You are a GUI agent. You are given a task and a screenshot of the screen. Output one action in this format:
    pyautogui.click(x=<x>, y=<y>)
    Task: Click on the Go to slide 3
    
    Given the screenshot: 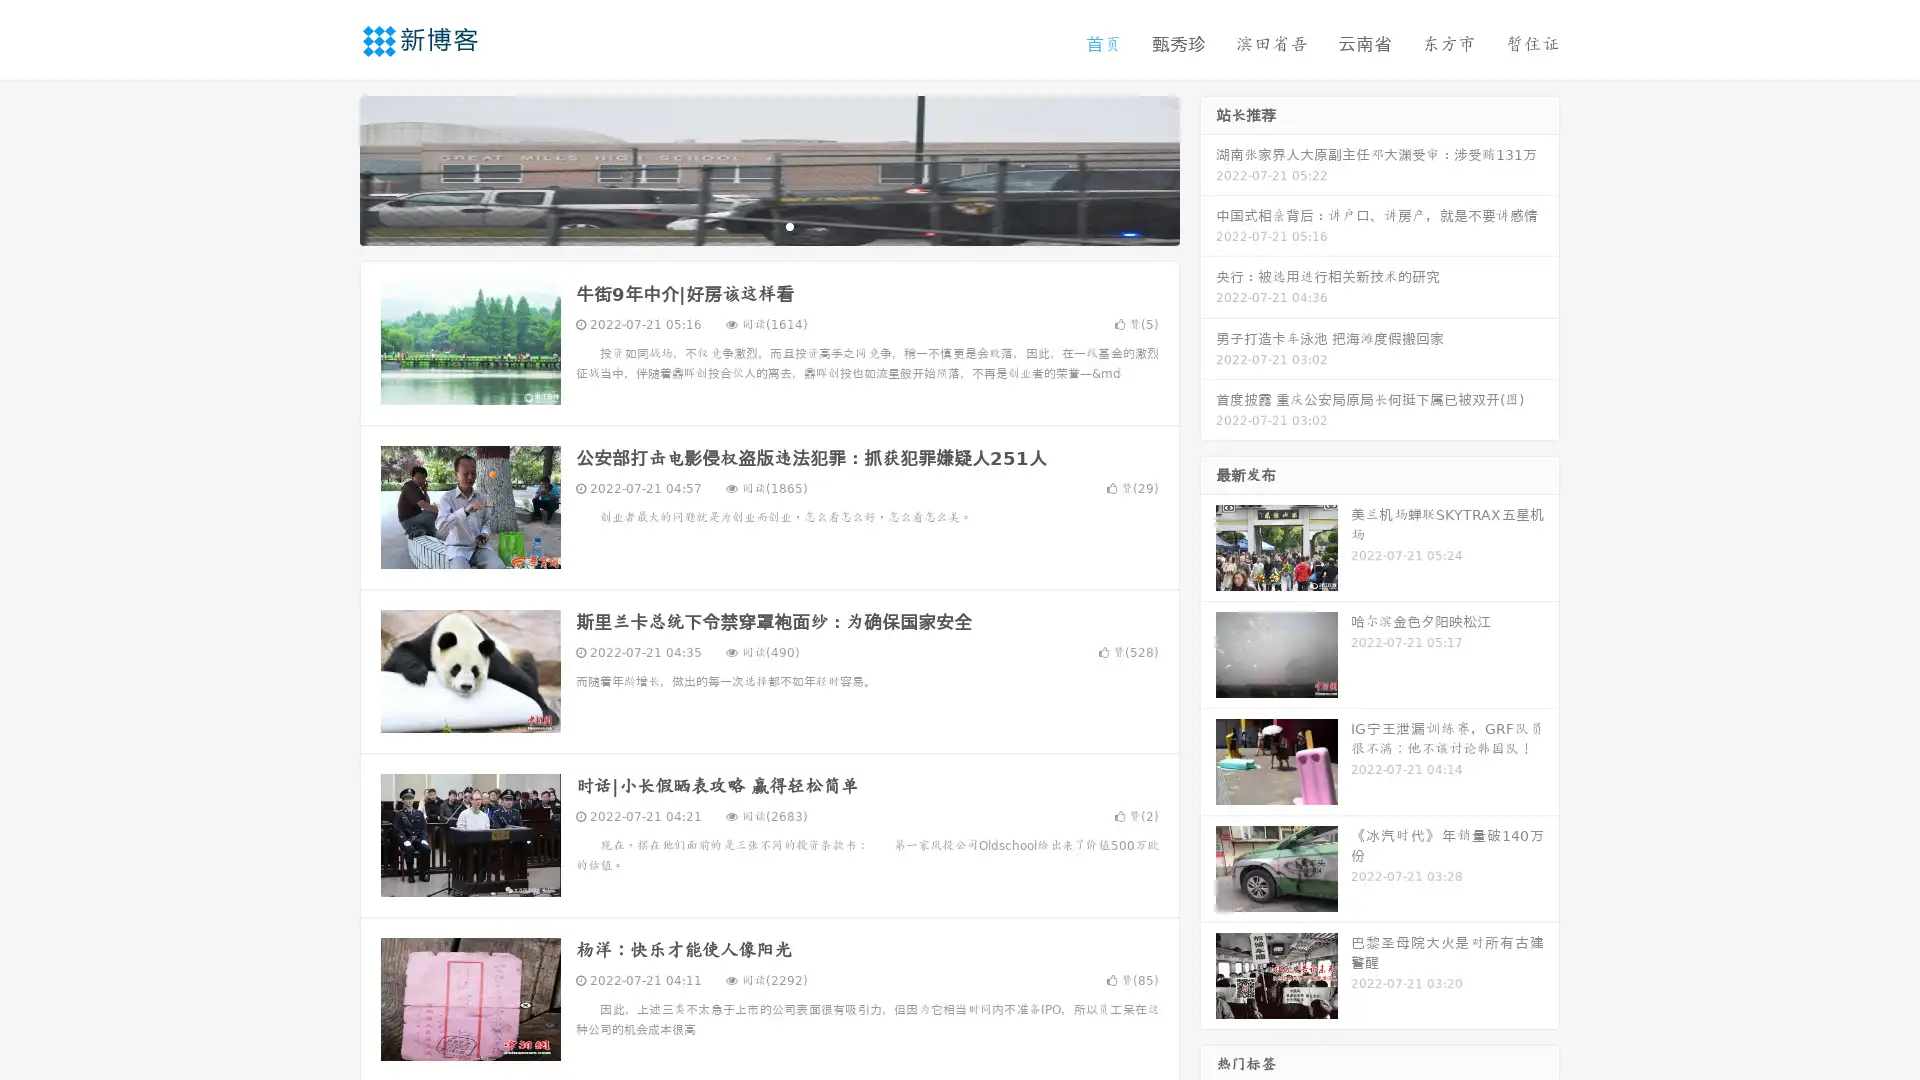 What is the action you would take?
    pyautogui.click(x=789, y=225)
    